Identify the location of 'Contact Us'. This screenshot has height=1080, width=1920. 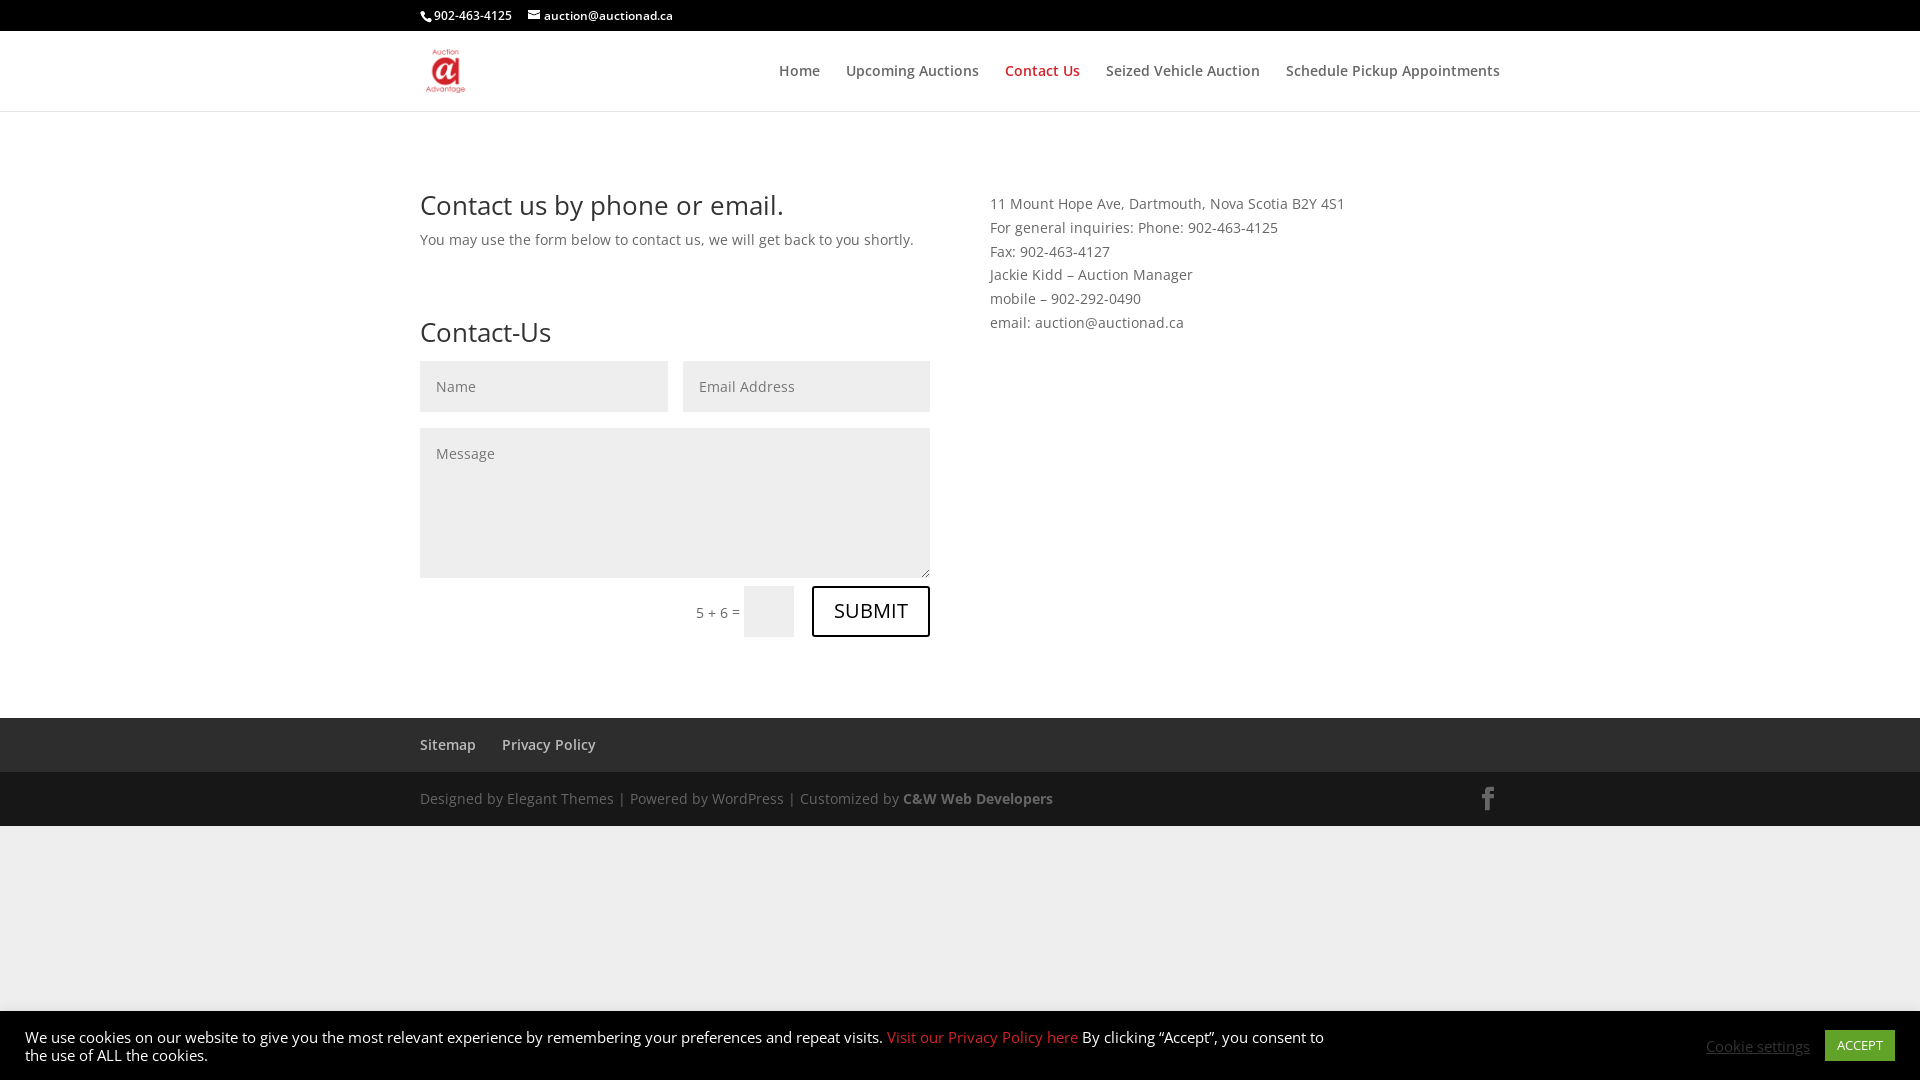
(1041, 86).